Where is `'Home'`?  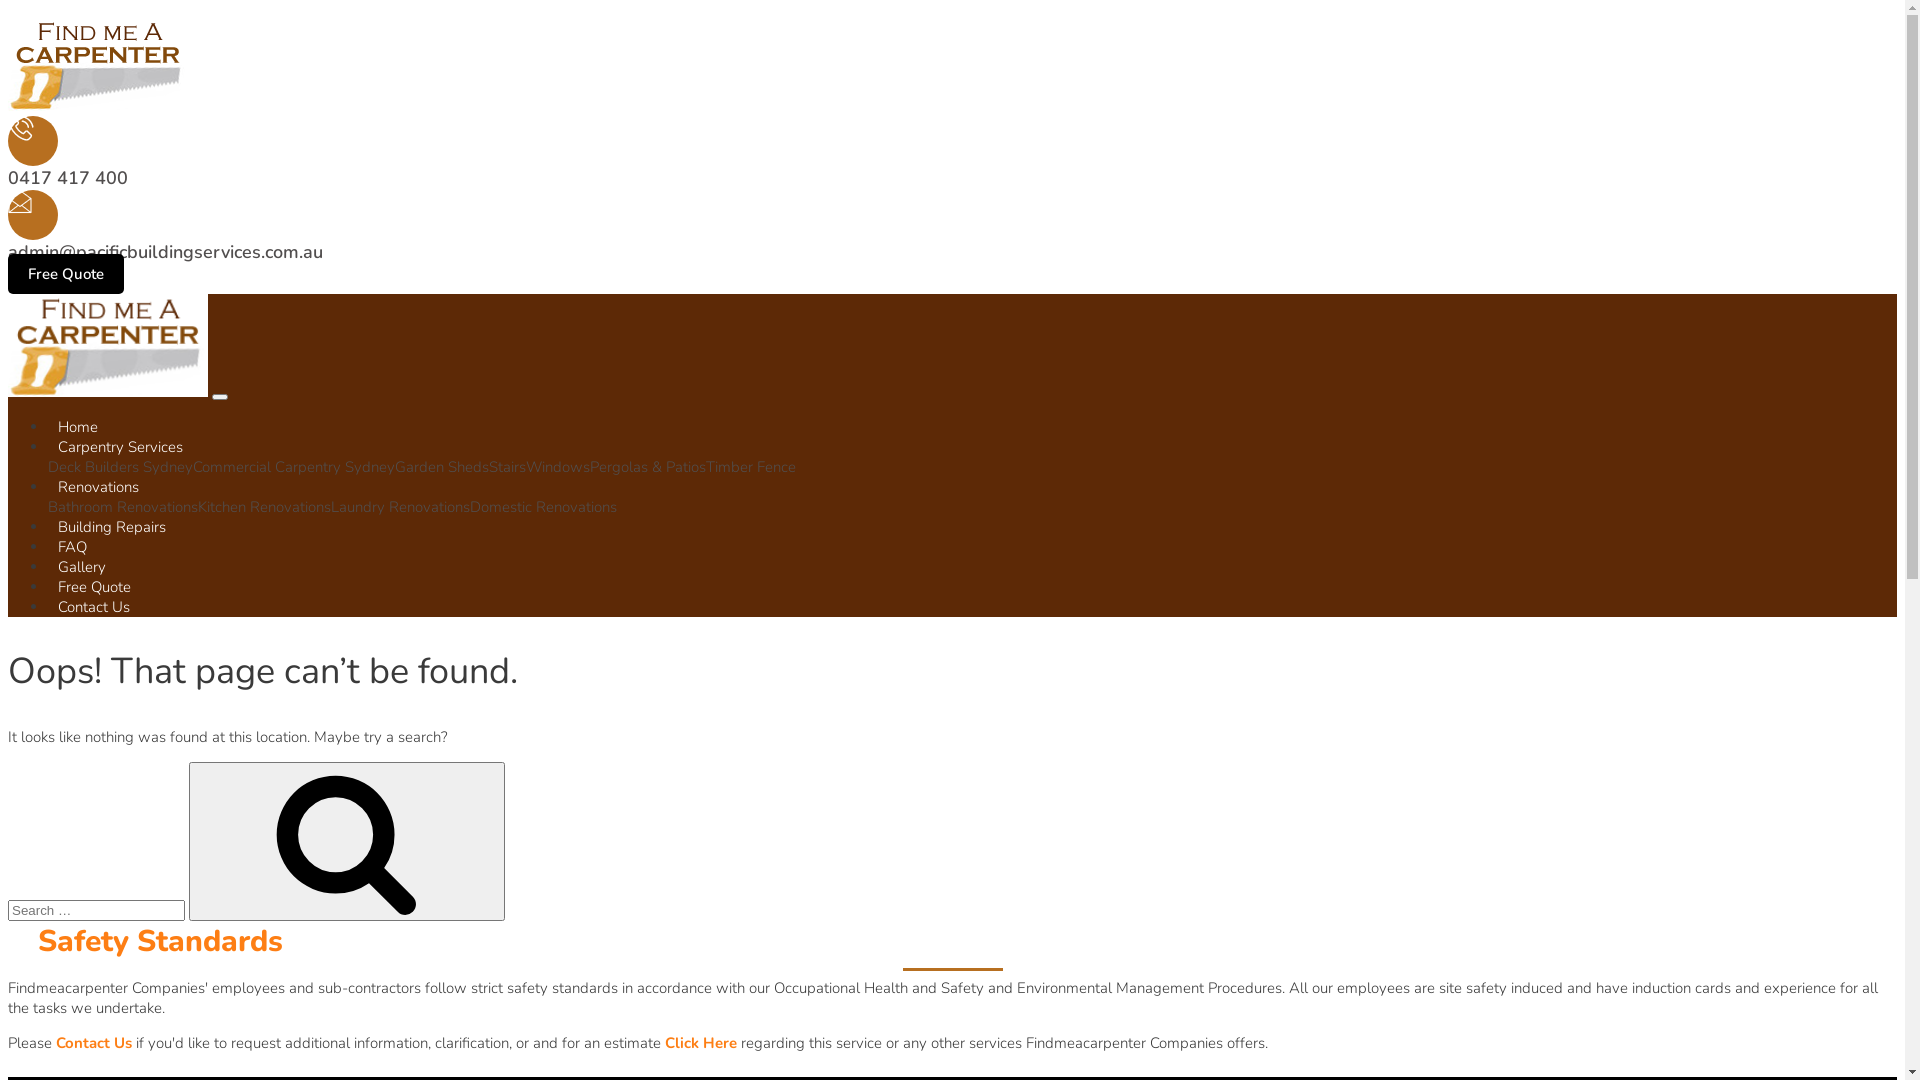
'Home' is located at coordinates (77, 426).